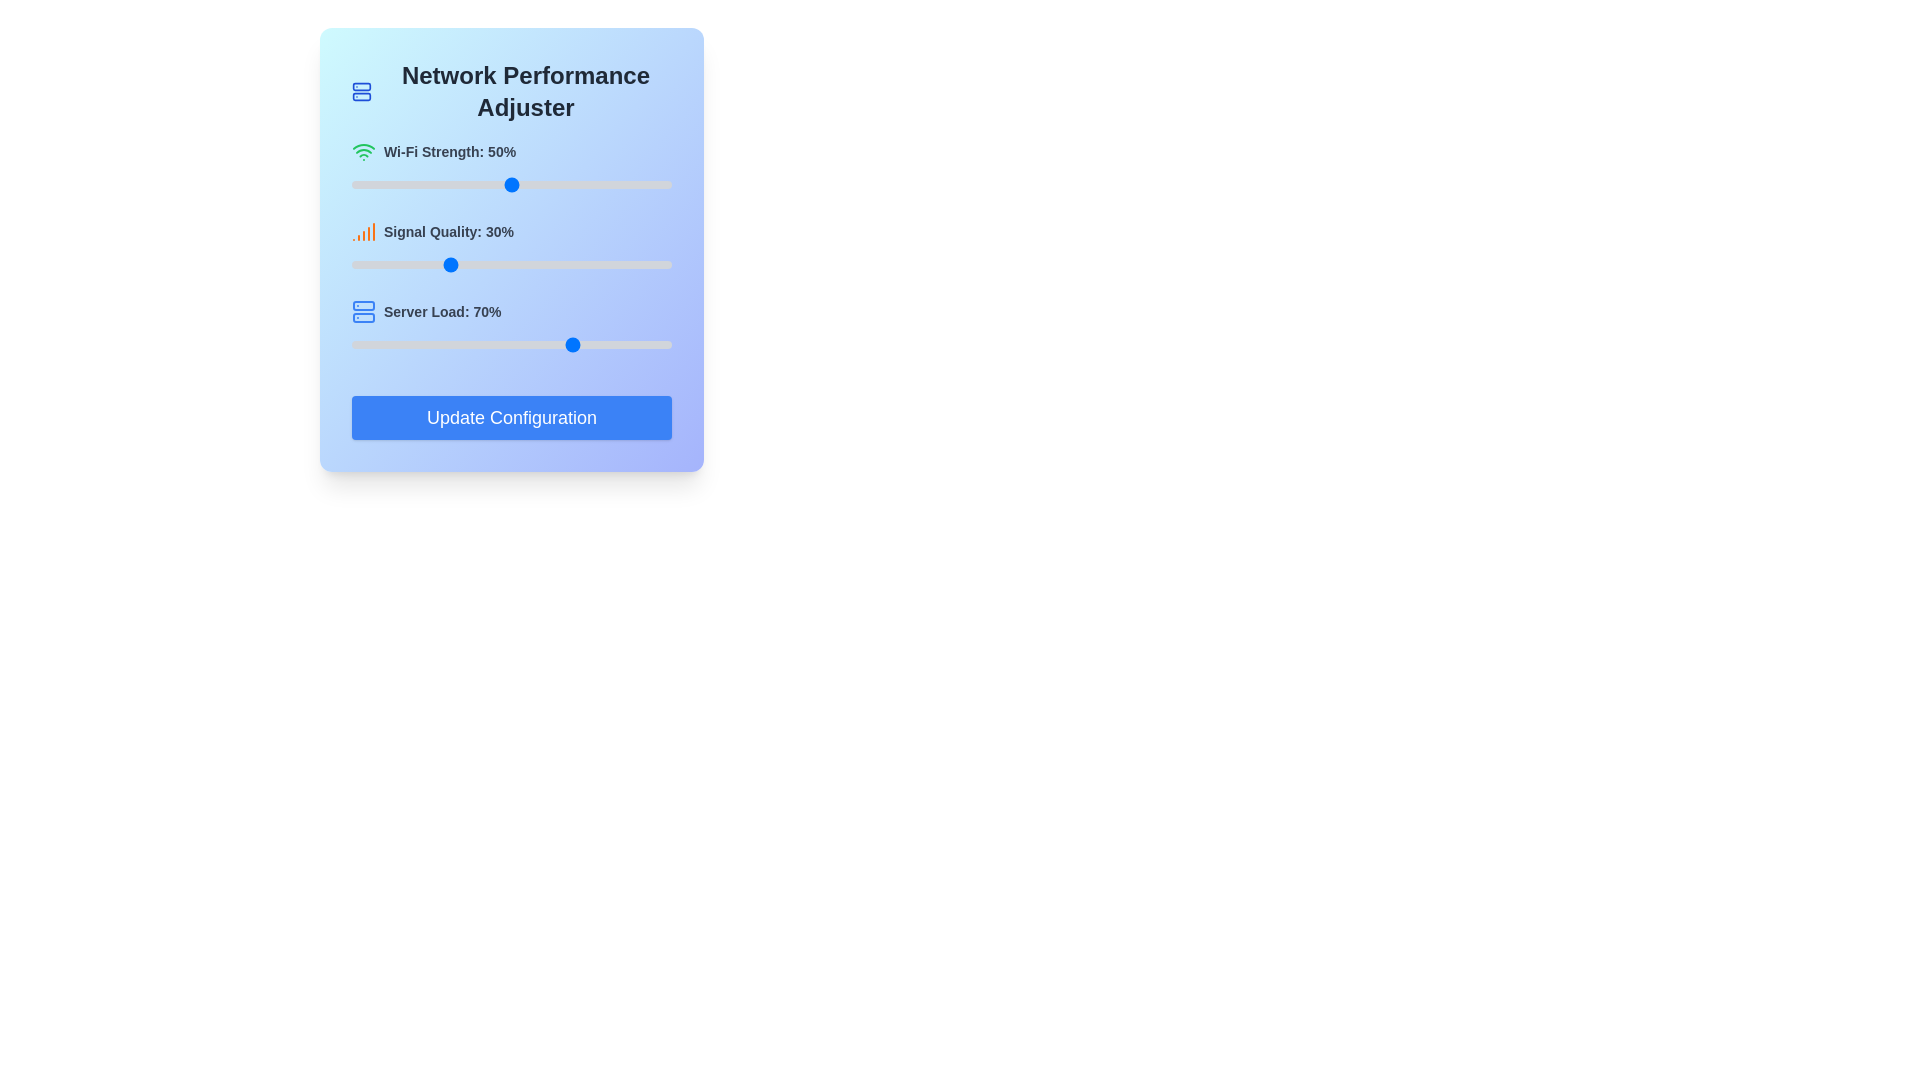 This screenshot has width=1920, height=1080. What do you see at coordinates (571, 264) in the screenshot?
I see `signal quality` at bounding box center [571, 264].